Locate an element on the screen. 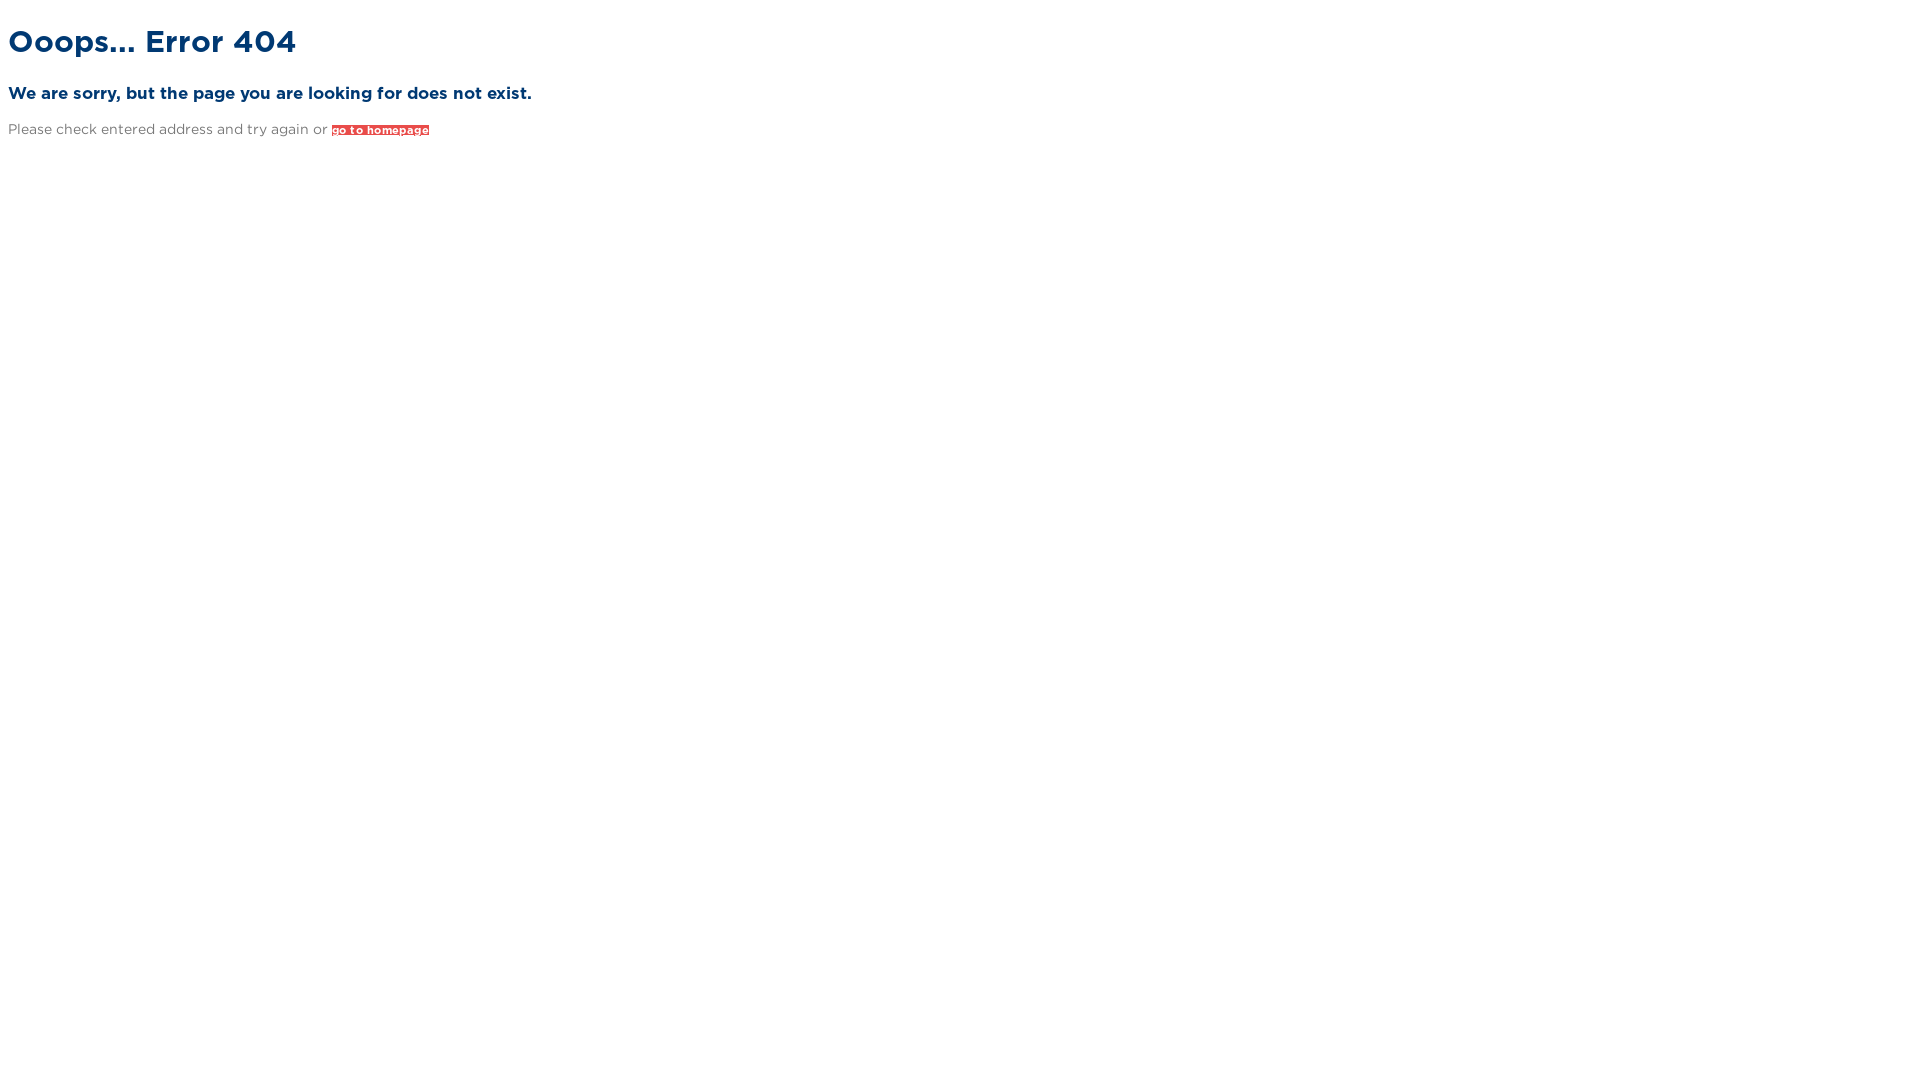  'go to homepage' is located at coordinates (331, 130).